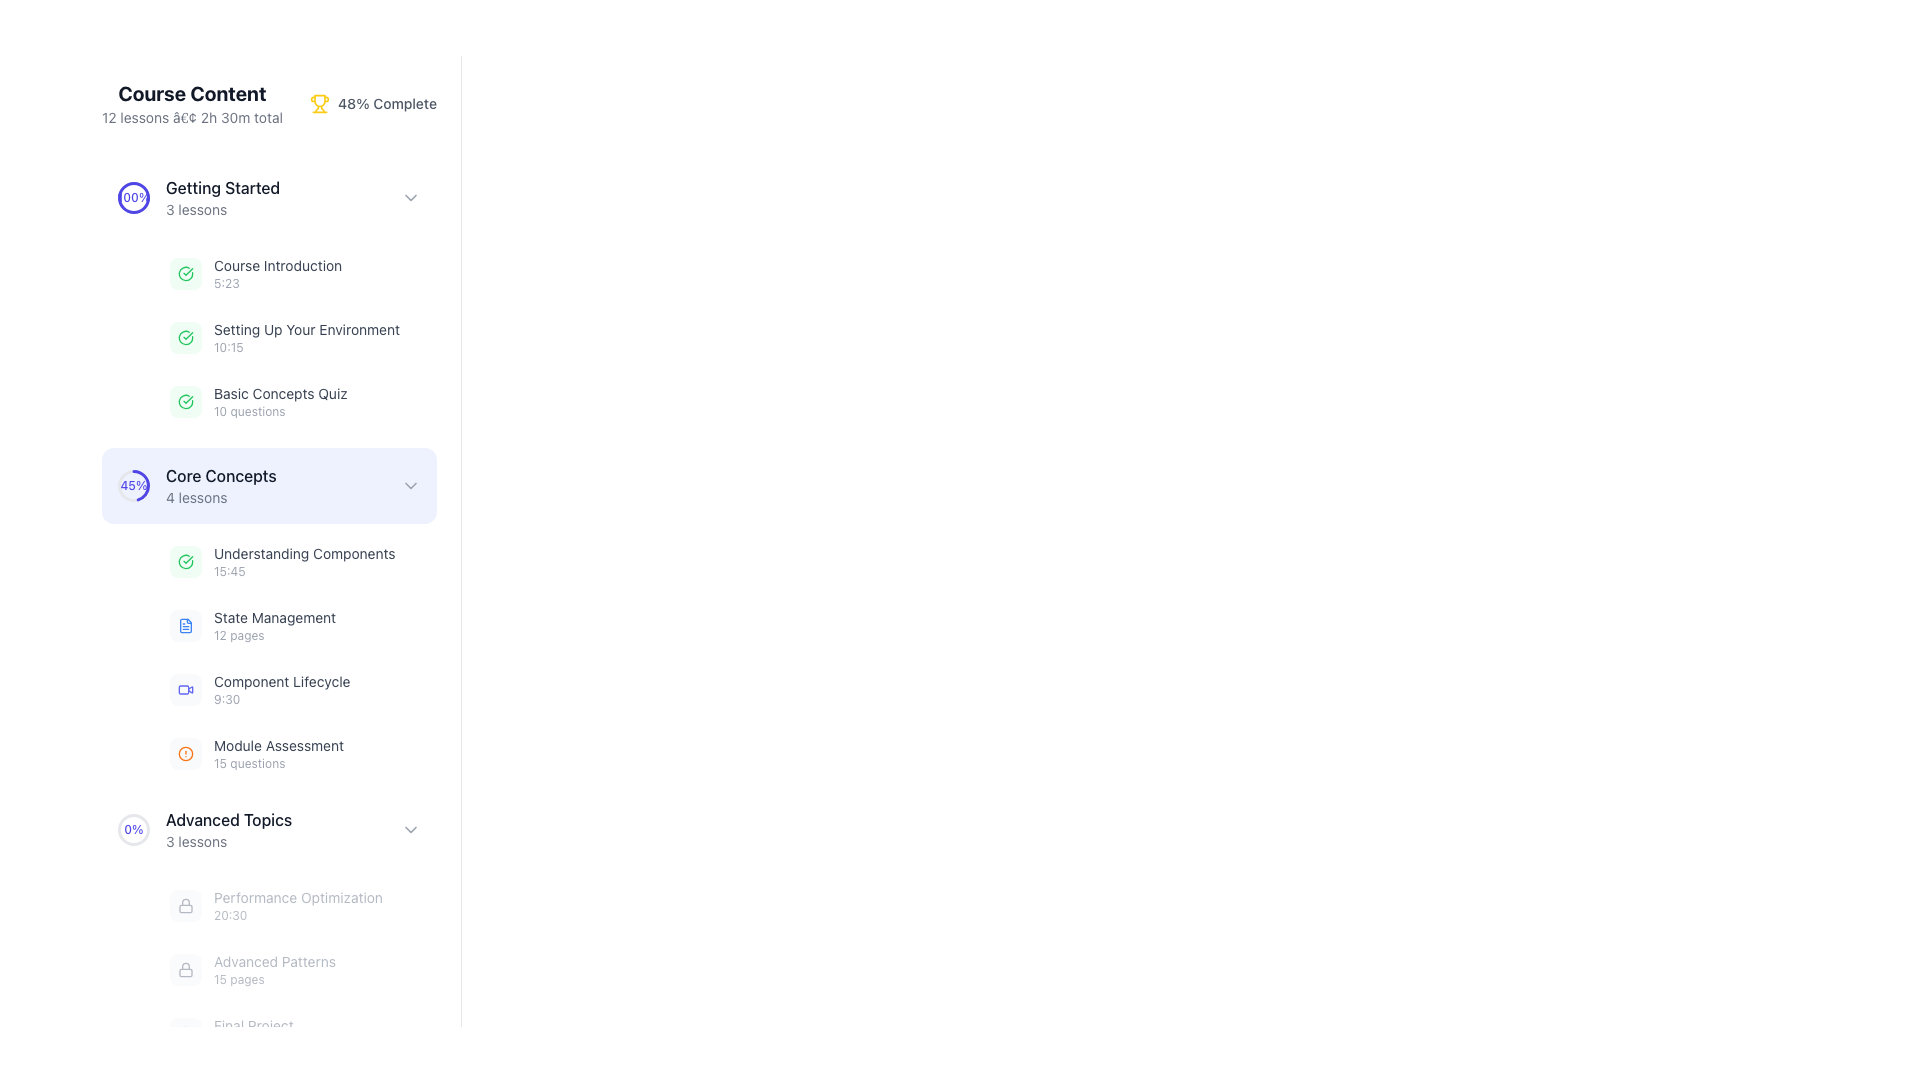  What do you see at coordinates (252, 968) in the screenshot?
I see `the information of the list item titled 'Advanced Patterns' that has a lock icon and is located within the 'Advanced Topics' section` at bounding box center [252, 968].